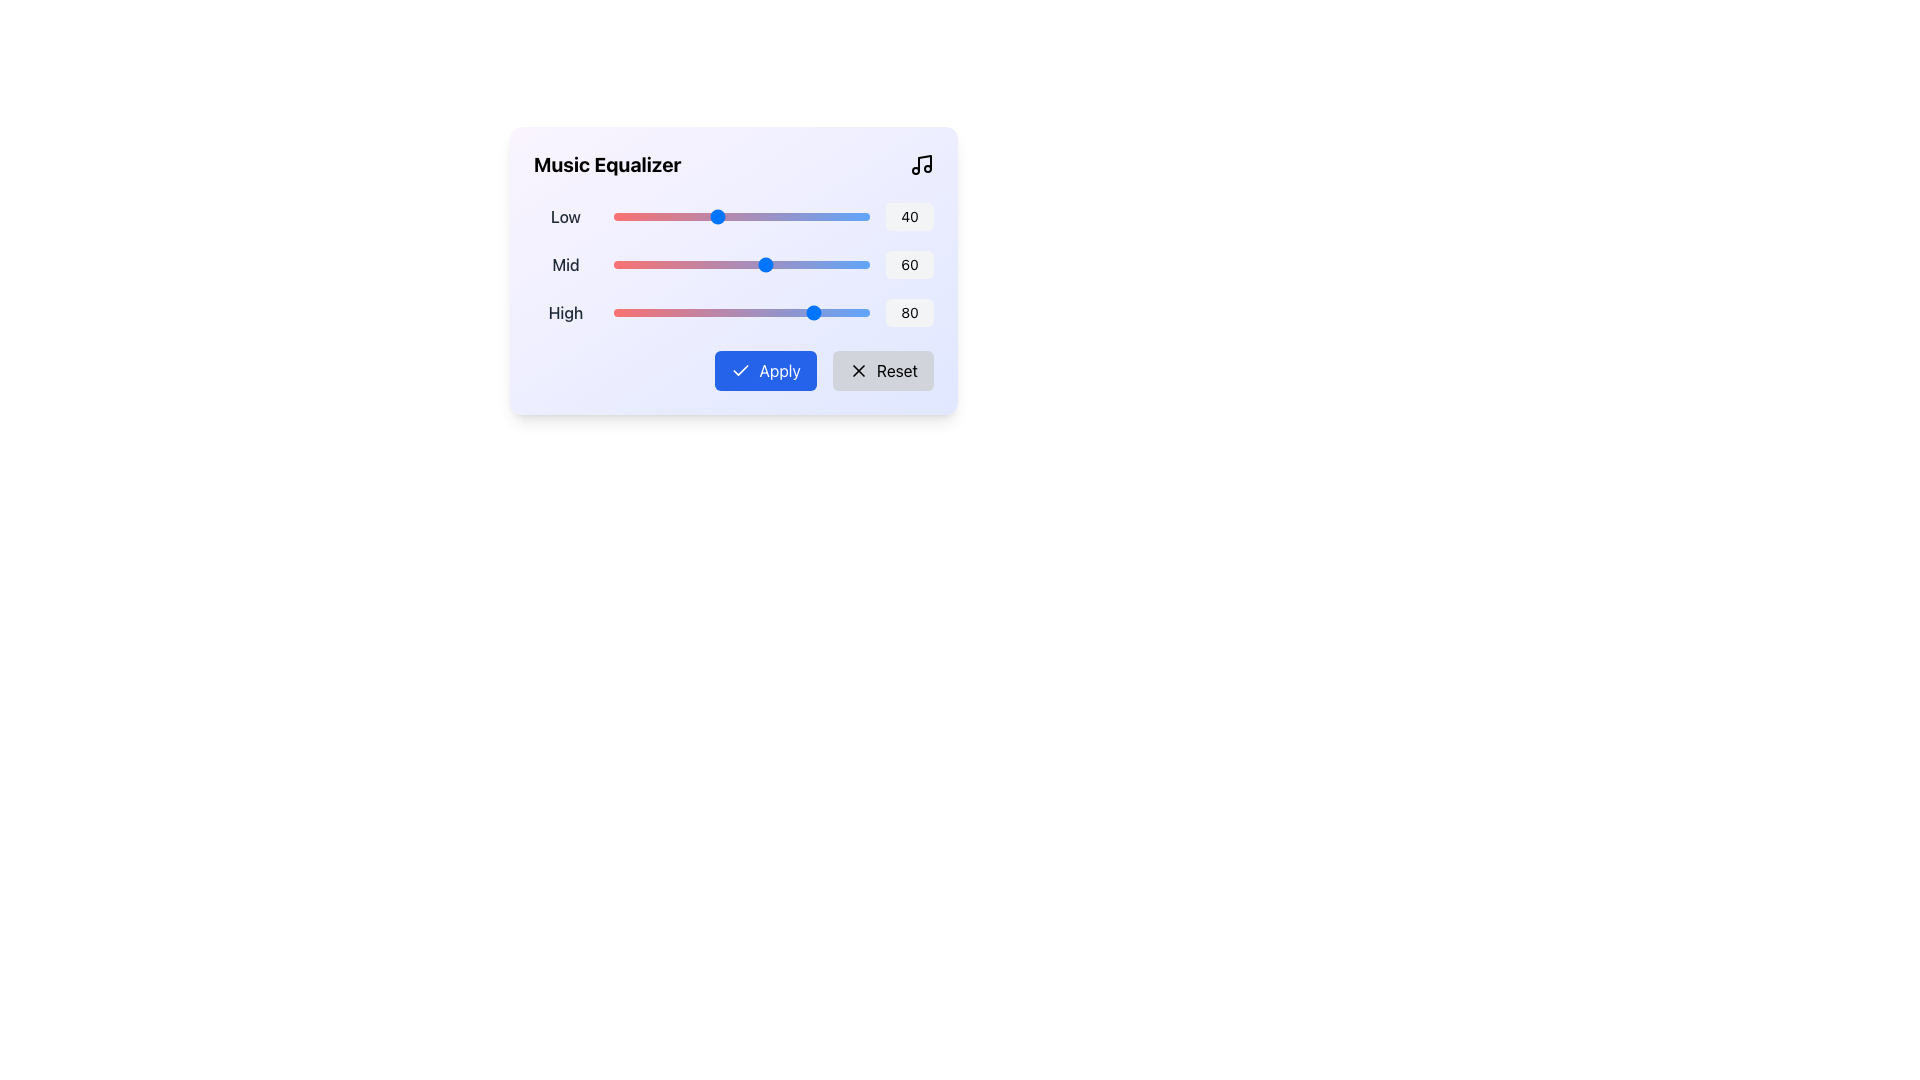 The image size is (1920, 1080). Describe the element at coordinates (733, 370) in the screenshot. I see `the 'Apply' button located at the bottom-right corner of the panel` at that location.